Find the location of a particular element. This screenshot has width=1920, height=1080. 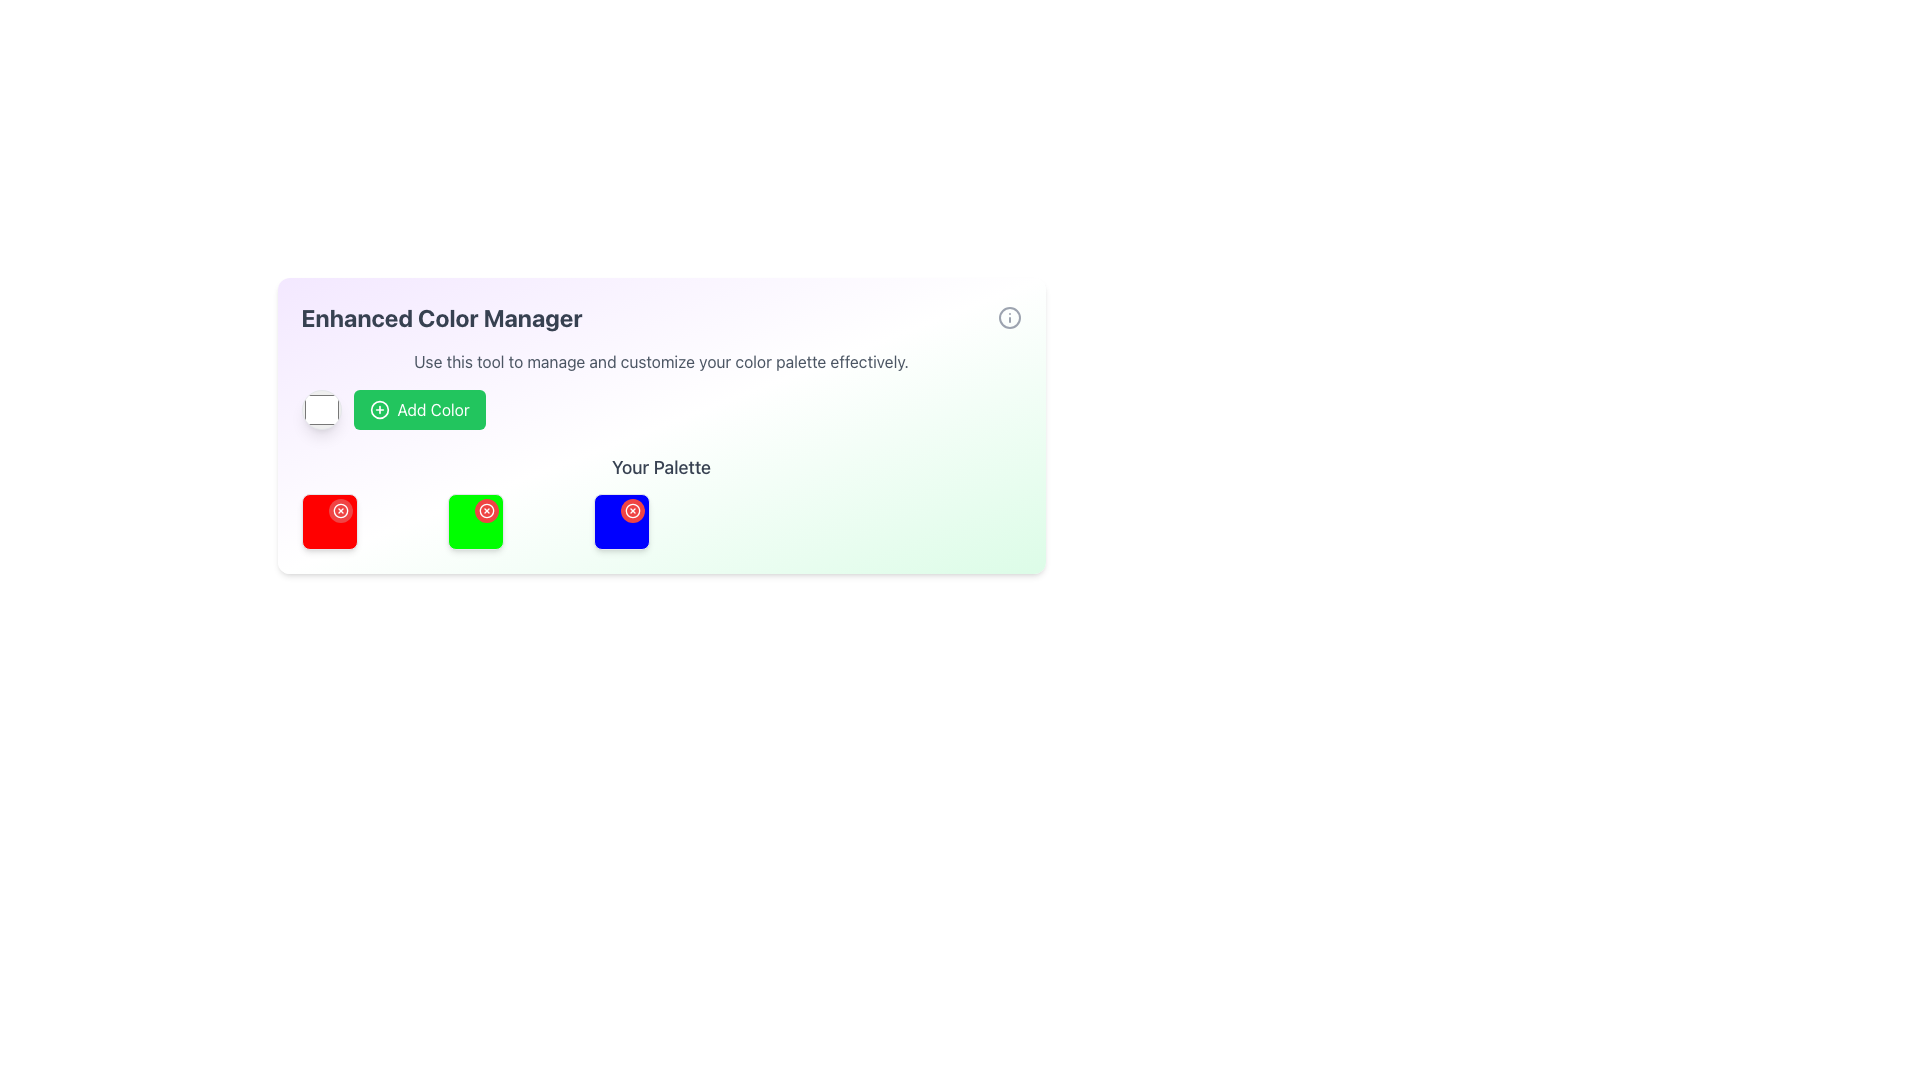

the delete button located at the top-right corner of the red square block is located at coordinates (340, 509).